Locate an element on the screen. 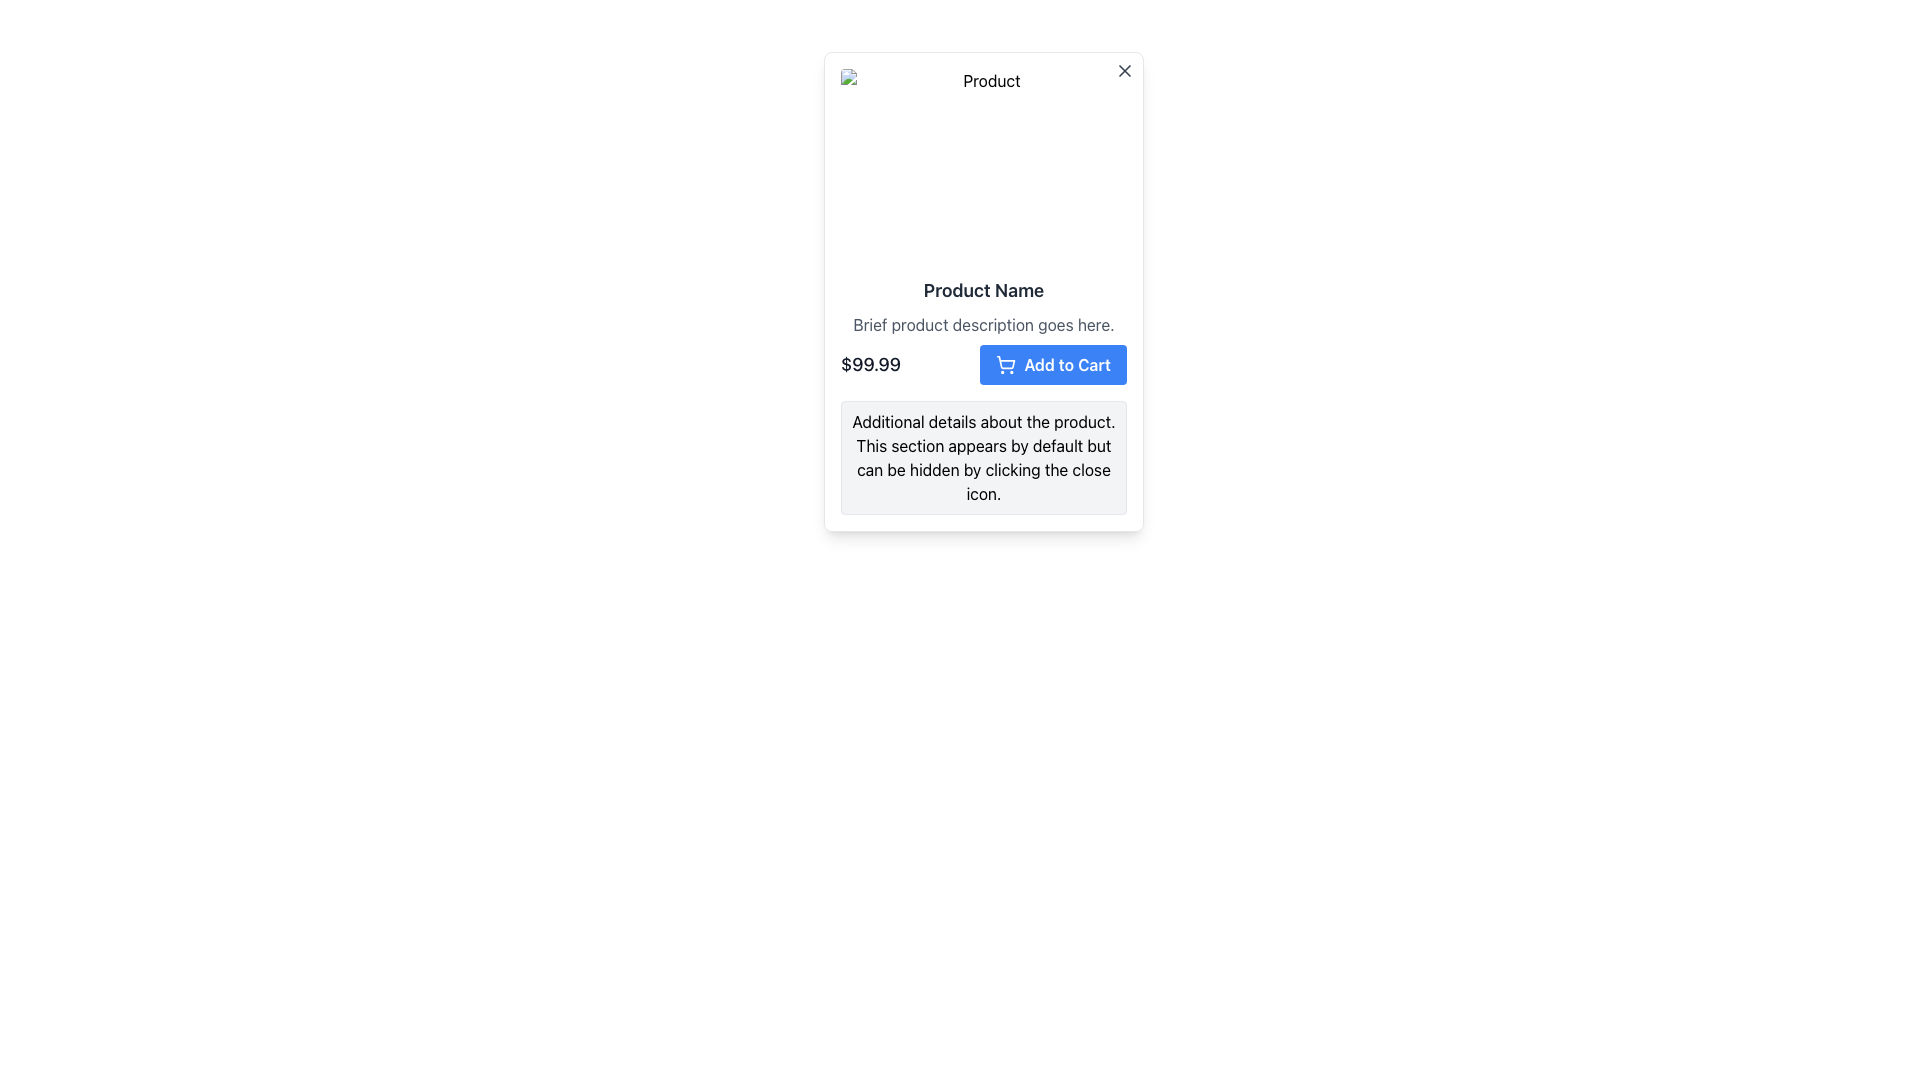 This screenshot has height=1080, width=1920. the informational Text box located at the bottom of the styled card, which displays detailed product descriptions is located at coordinates (983, 458).